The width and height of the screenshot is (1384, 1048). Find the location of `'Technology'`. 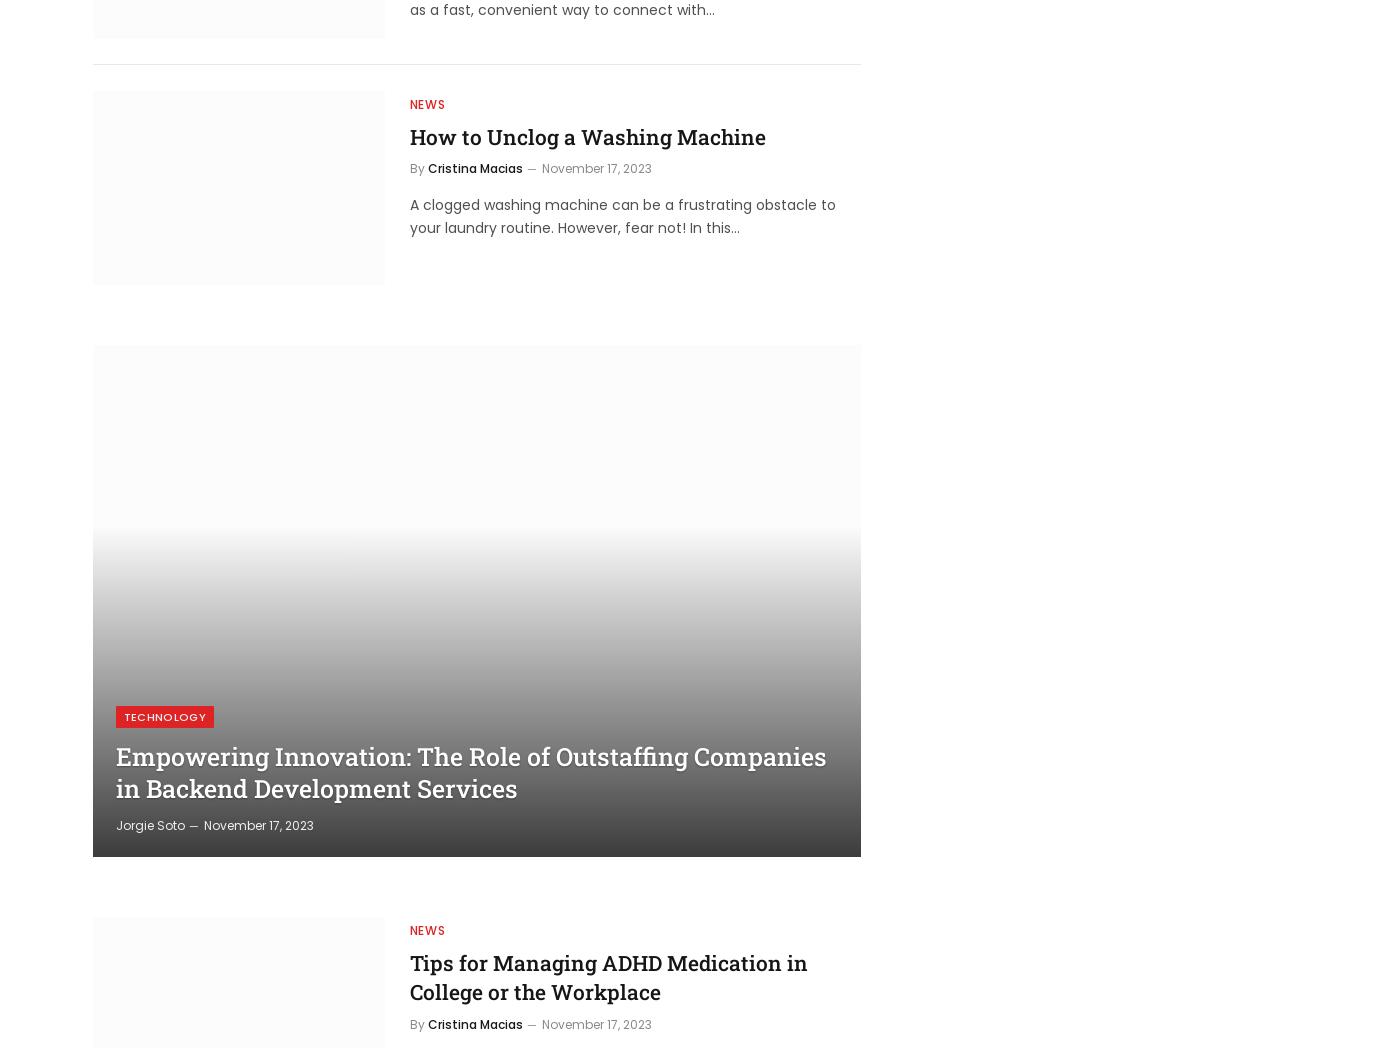

'Technology' is located at coordinates (163, 714).